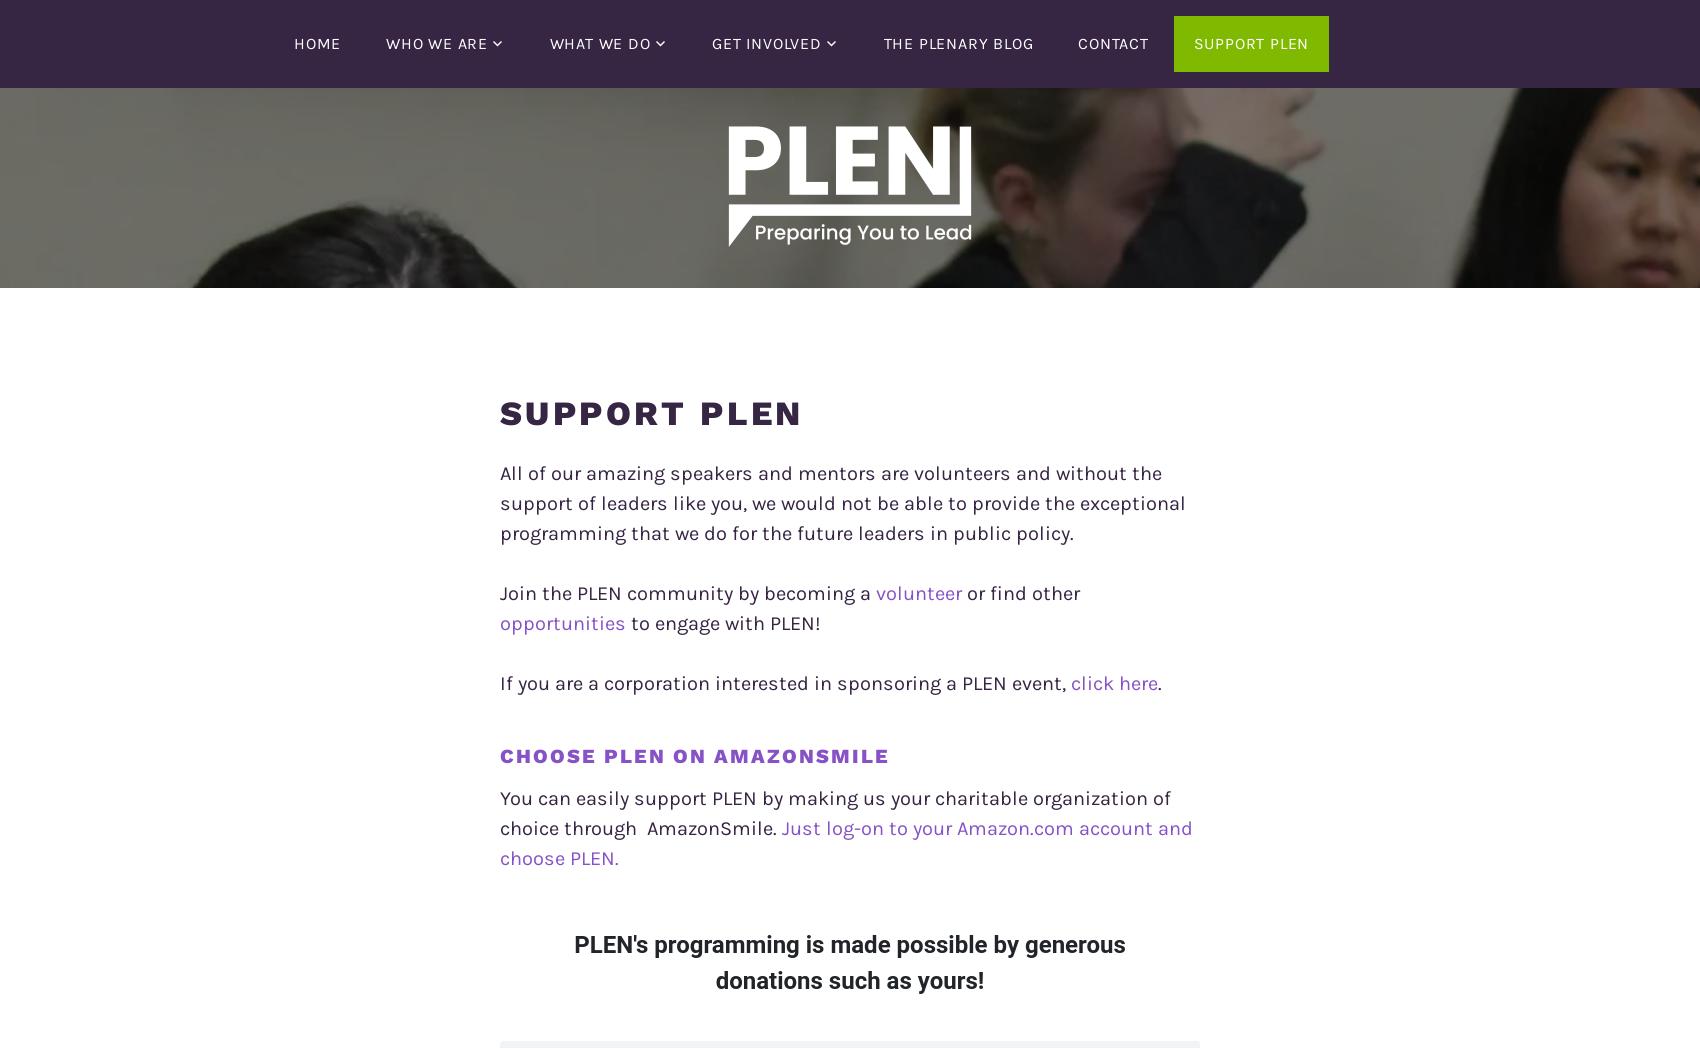 The width and height of the screenshot is (1700, 1048). What do you see at coordinates (956, 42) in the screenshot?
I see `'The Plenary Blog'` at bounding box center [956, 42].